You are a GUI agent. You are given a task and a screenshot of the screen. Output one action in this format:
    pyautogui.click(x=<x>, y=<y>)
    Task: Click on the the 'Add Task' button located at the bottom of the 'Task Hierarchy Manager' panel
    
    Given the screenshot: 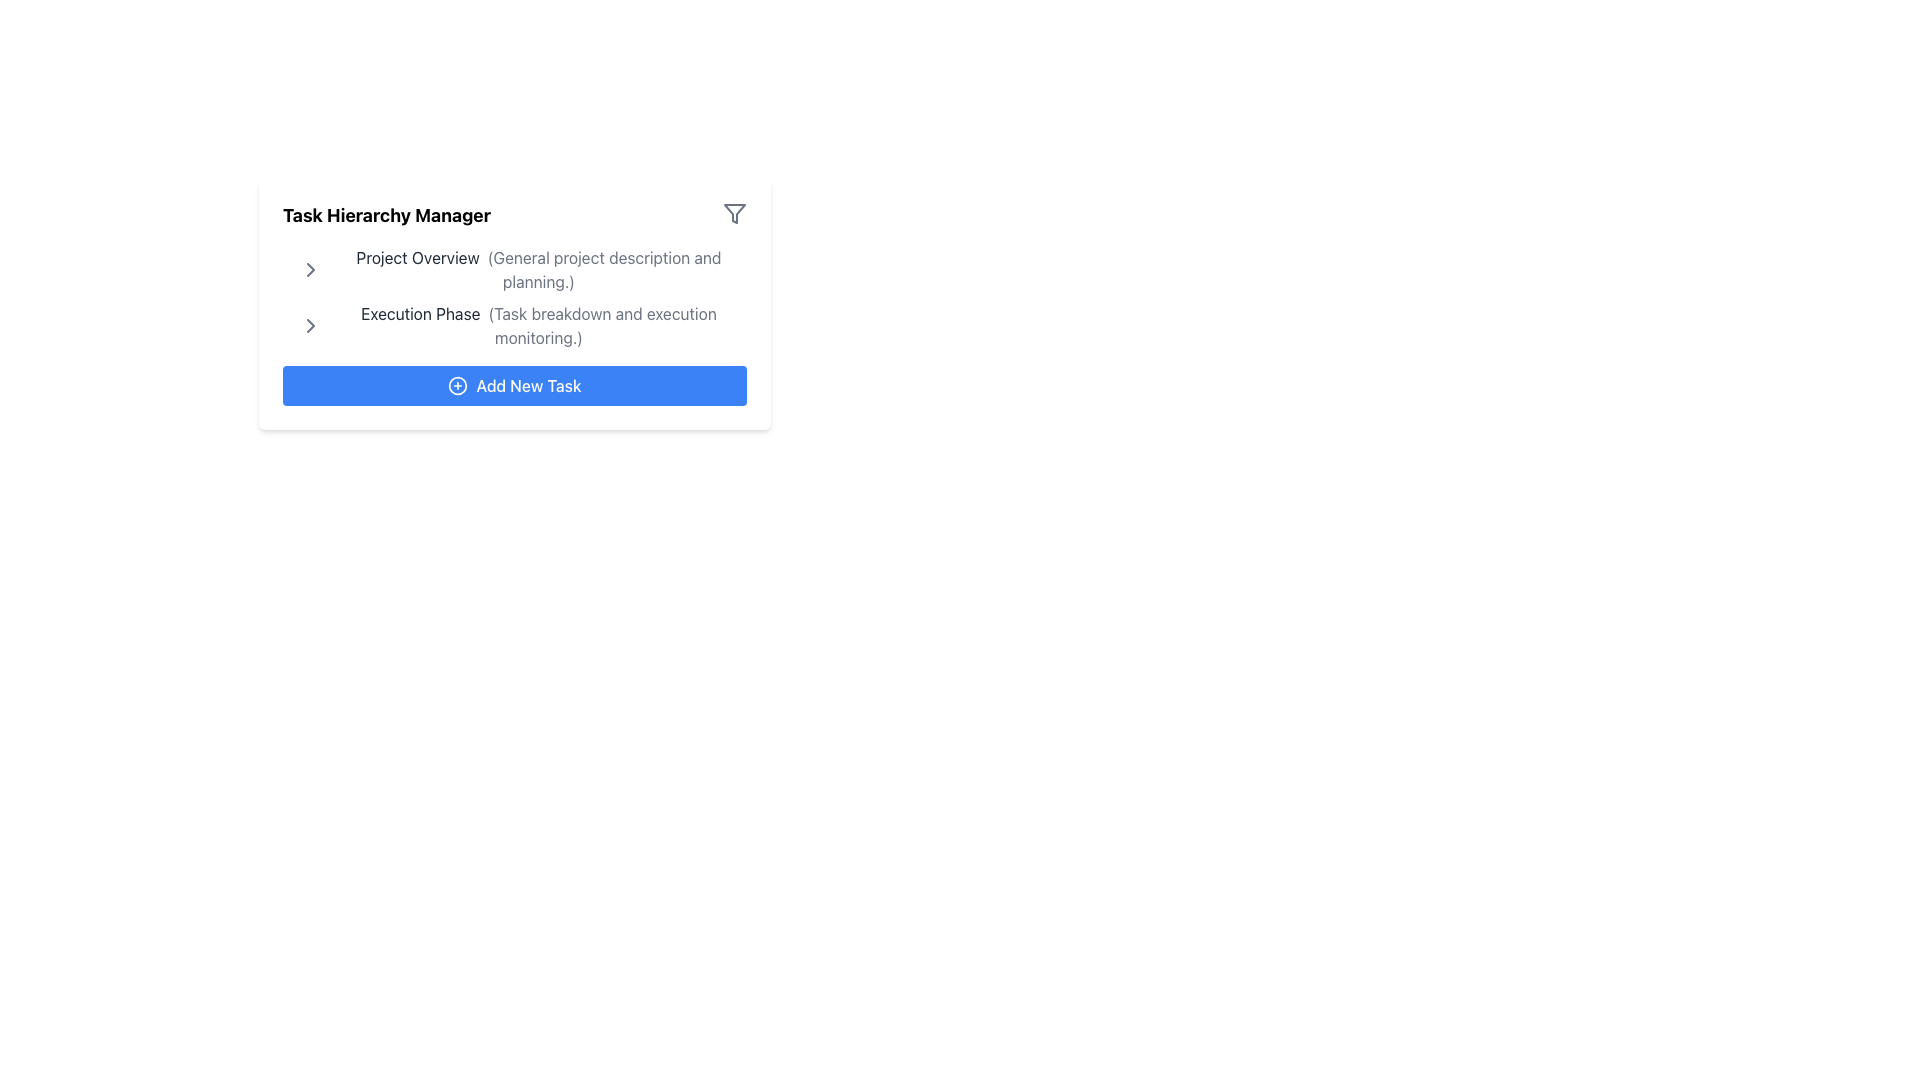 What is the action you would take?
    pyautogui.click(x=514, y=385)
    